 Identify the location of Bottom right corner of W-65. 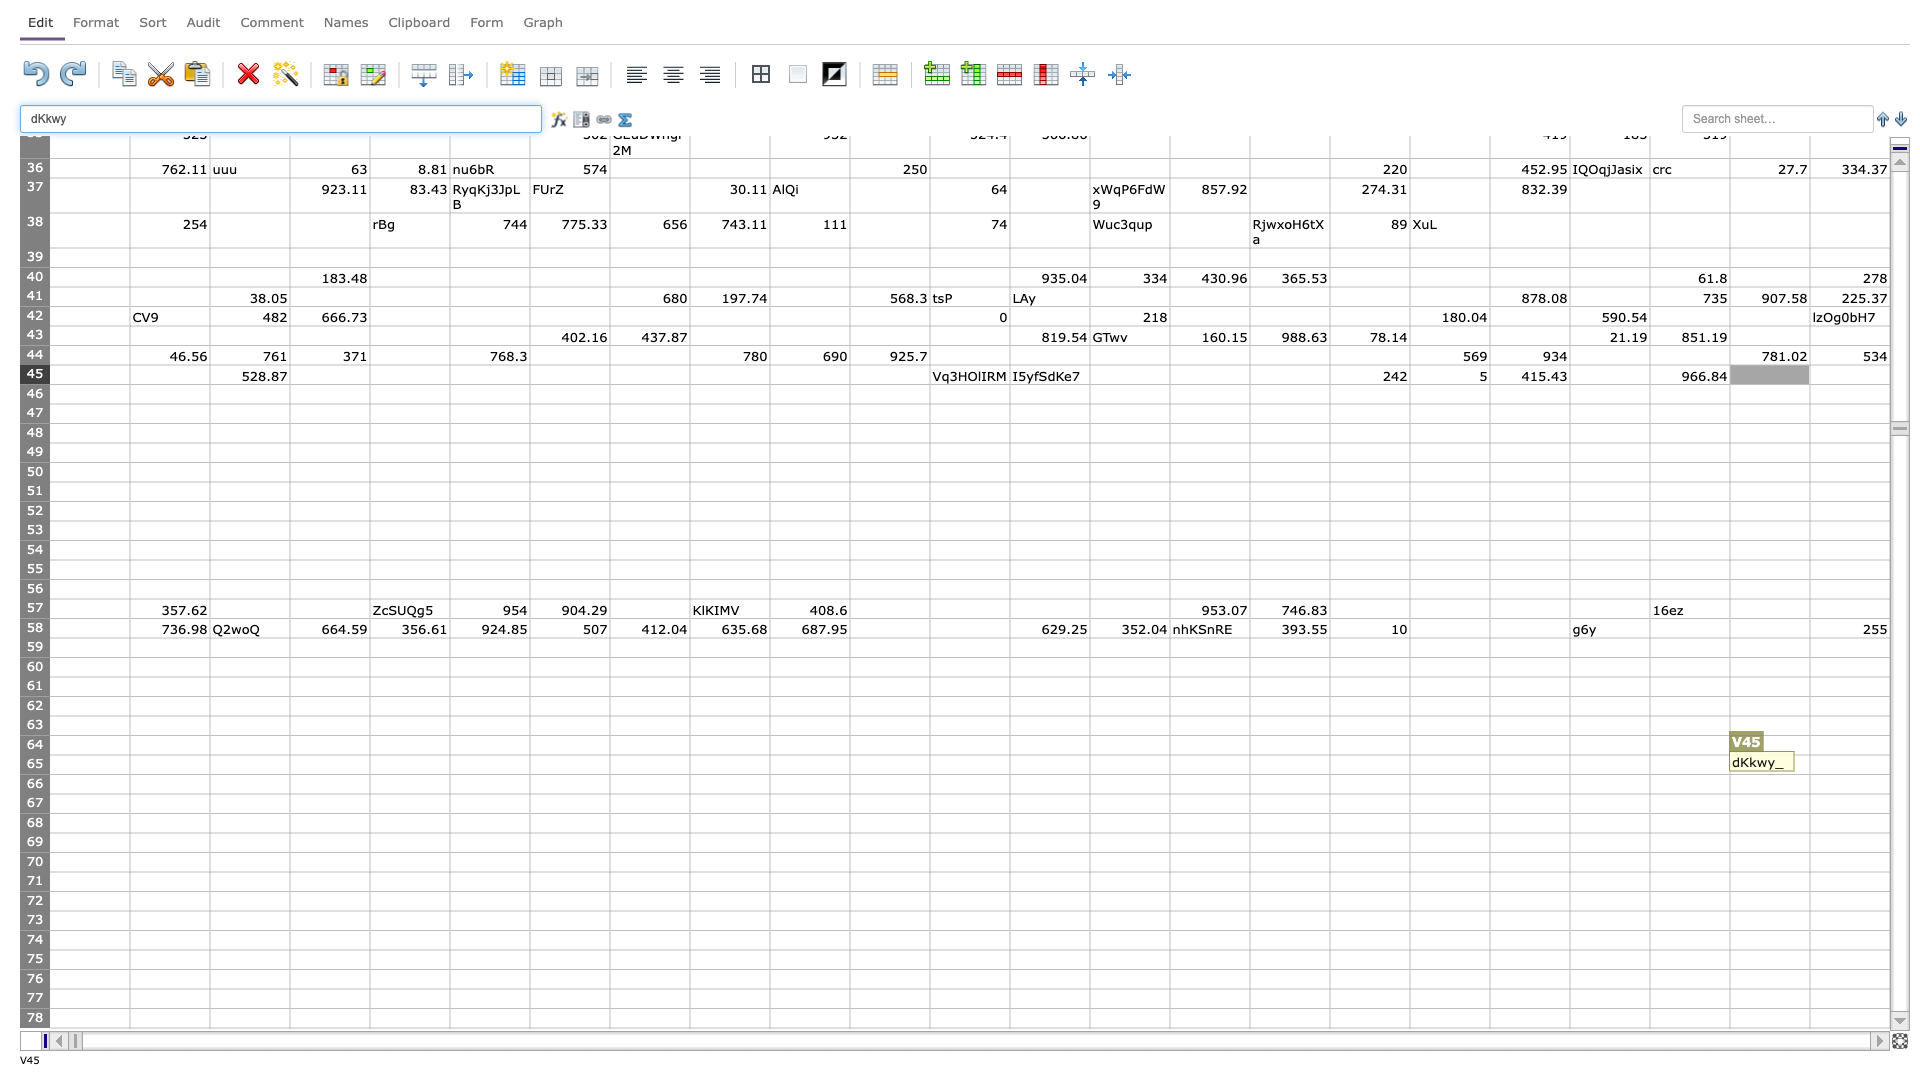
(1889, 773).